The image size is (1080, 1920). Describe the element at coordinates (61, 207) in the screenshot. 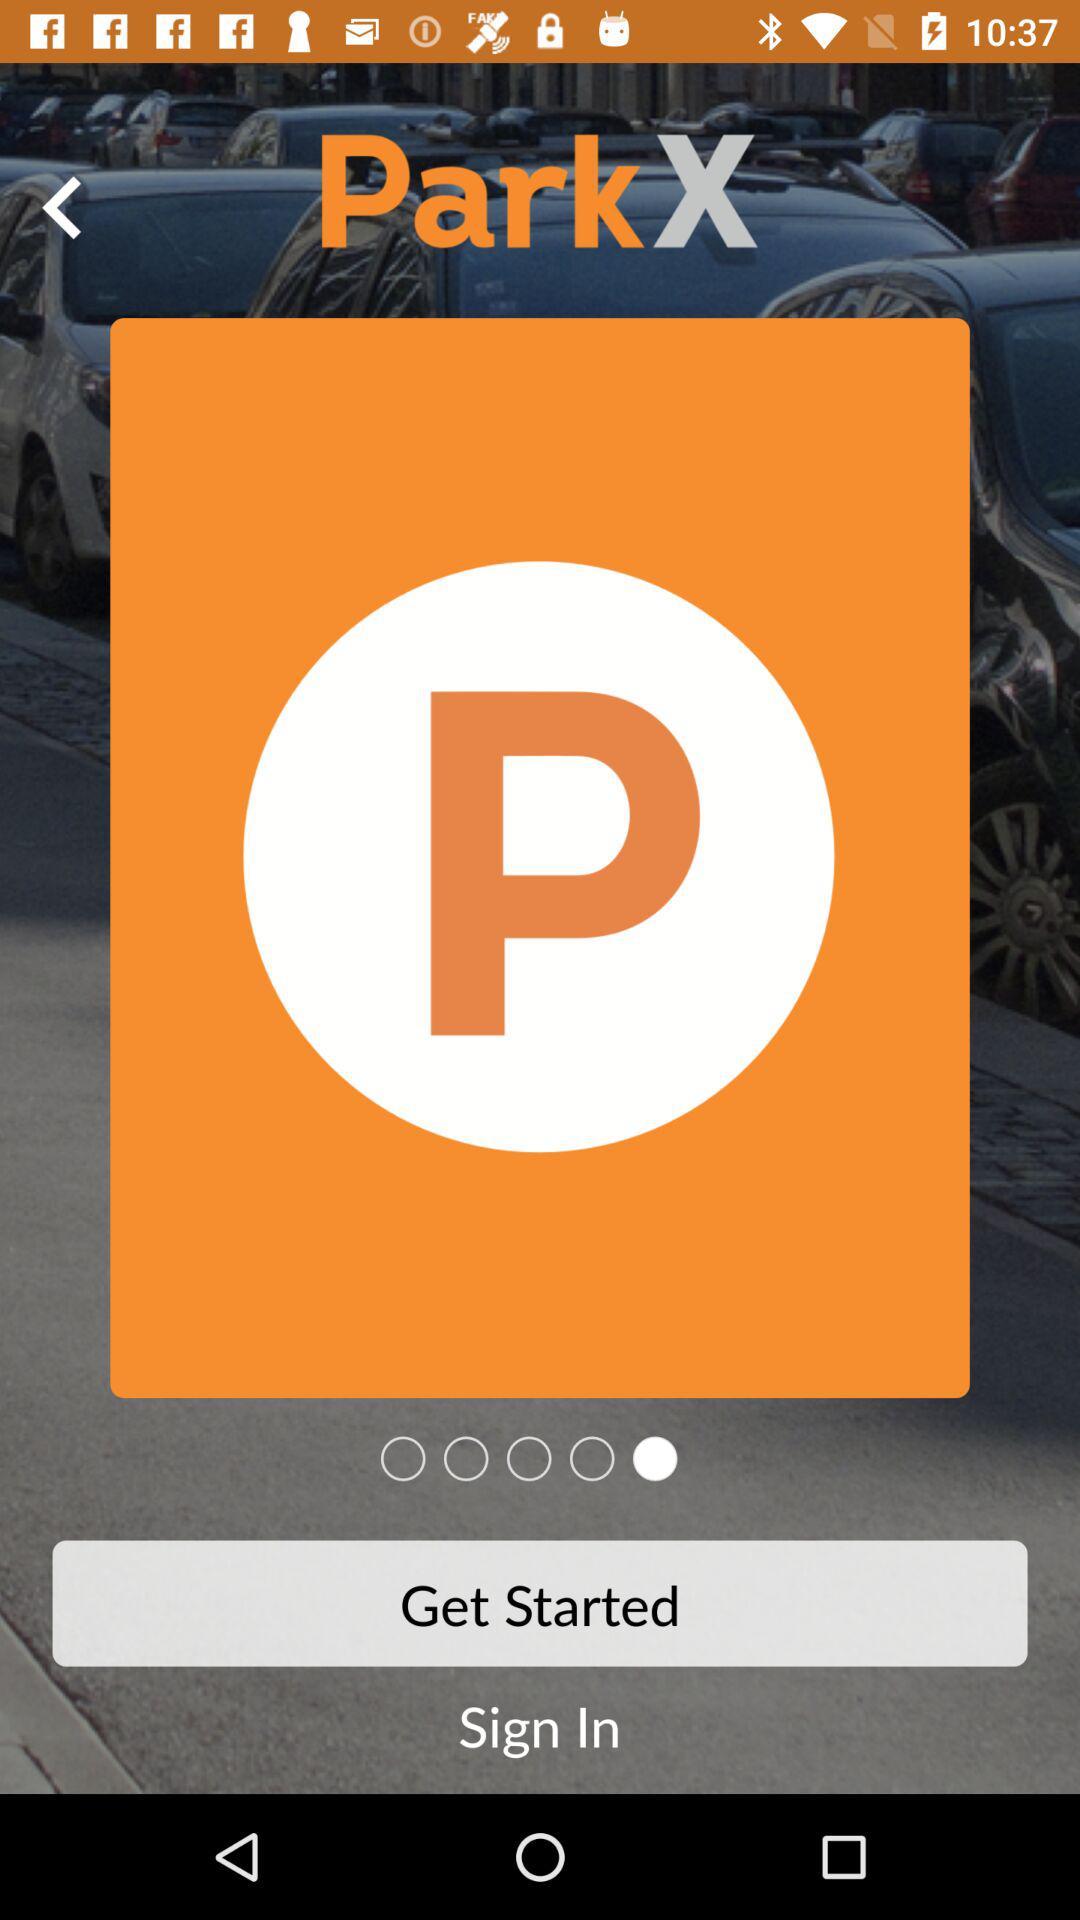

I see `previous` at that location.